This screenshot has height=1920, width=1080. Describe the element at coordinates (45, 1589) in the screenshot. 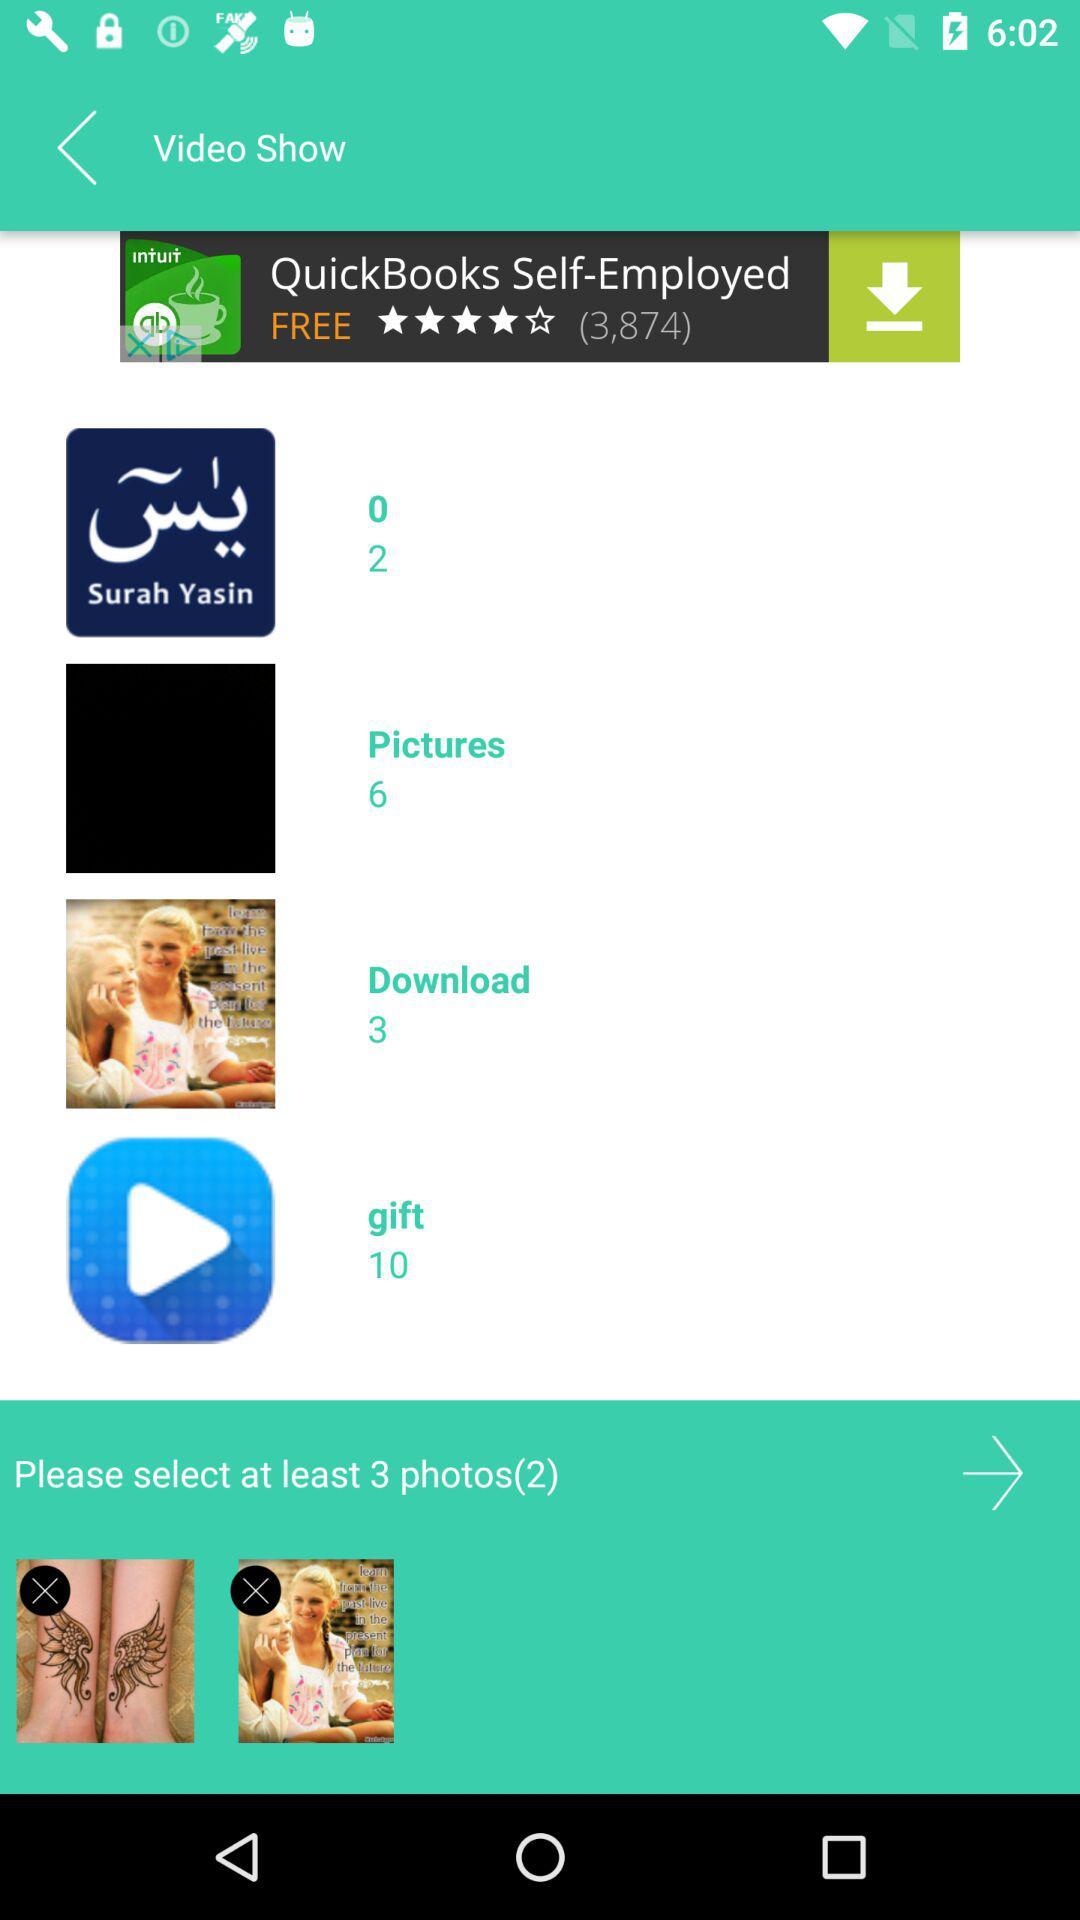

I see `delete image` at that location.